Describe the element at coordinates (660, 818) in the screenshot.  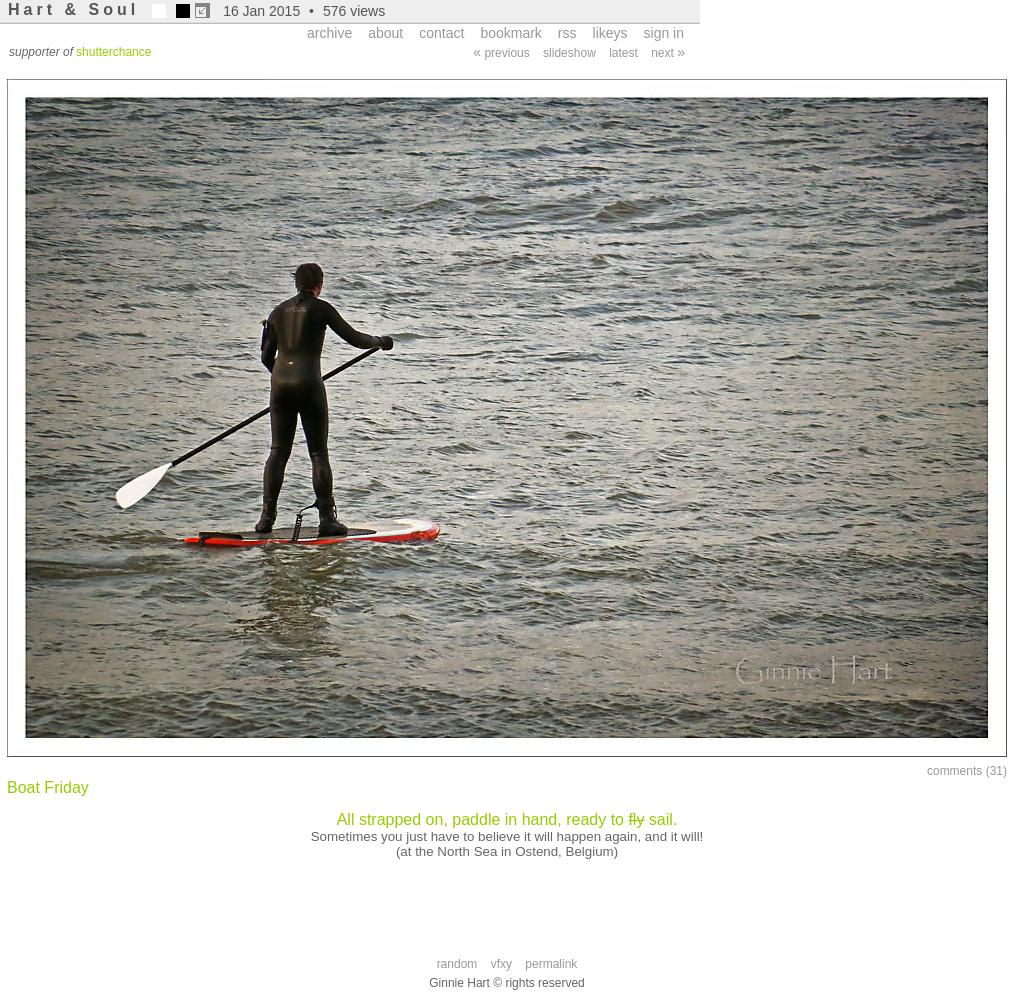
I see `'sail.'` at that location.